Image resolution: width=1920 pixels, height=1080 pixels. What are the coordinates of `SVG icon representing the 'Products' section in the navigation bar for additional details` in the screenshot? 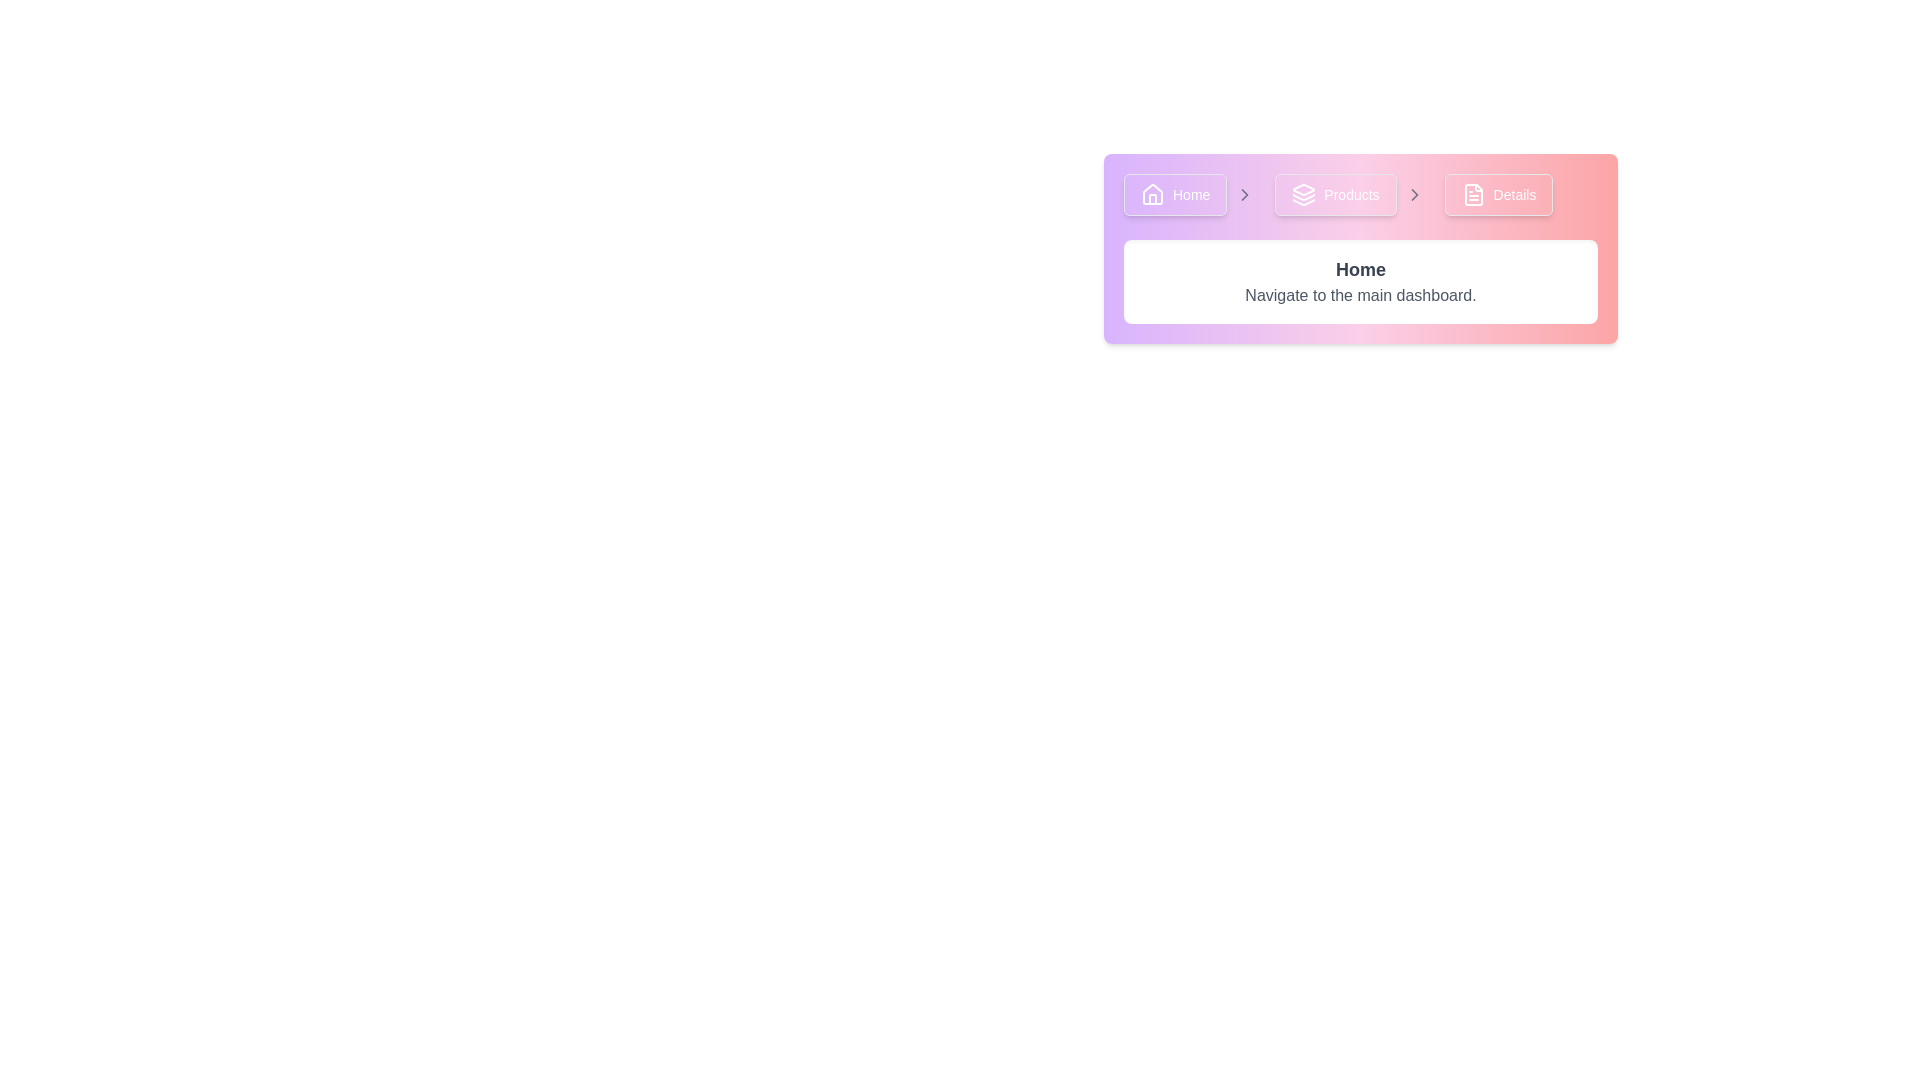 It's located at (1304, 195).